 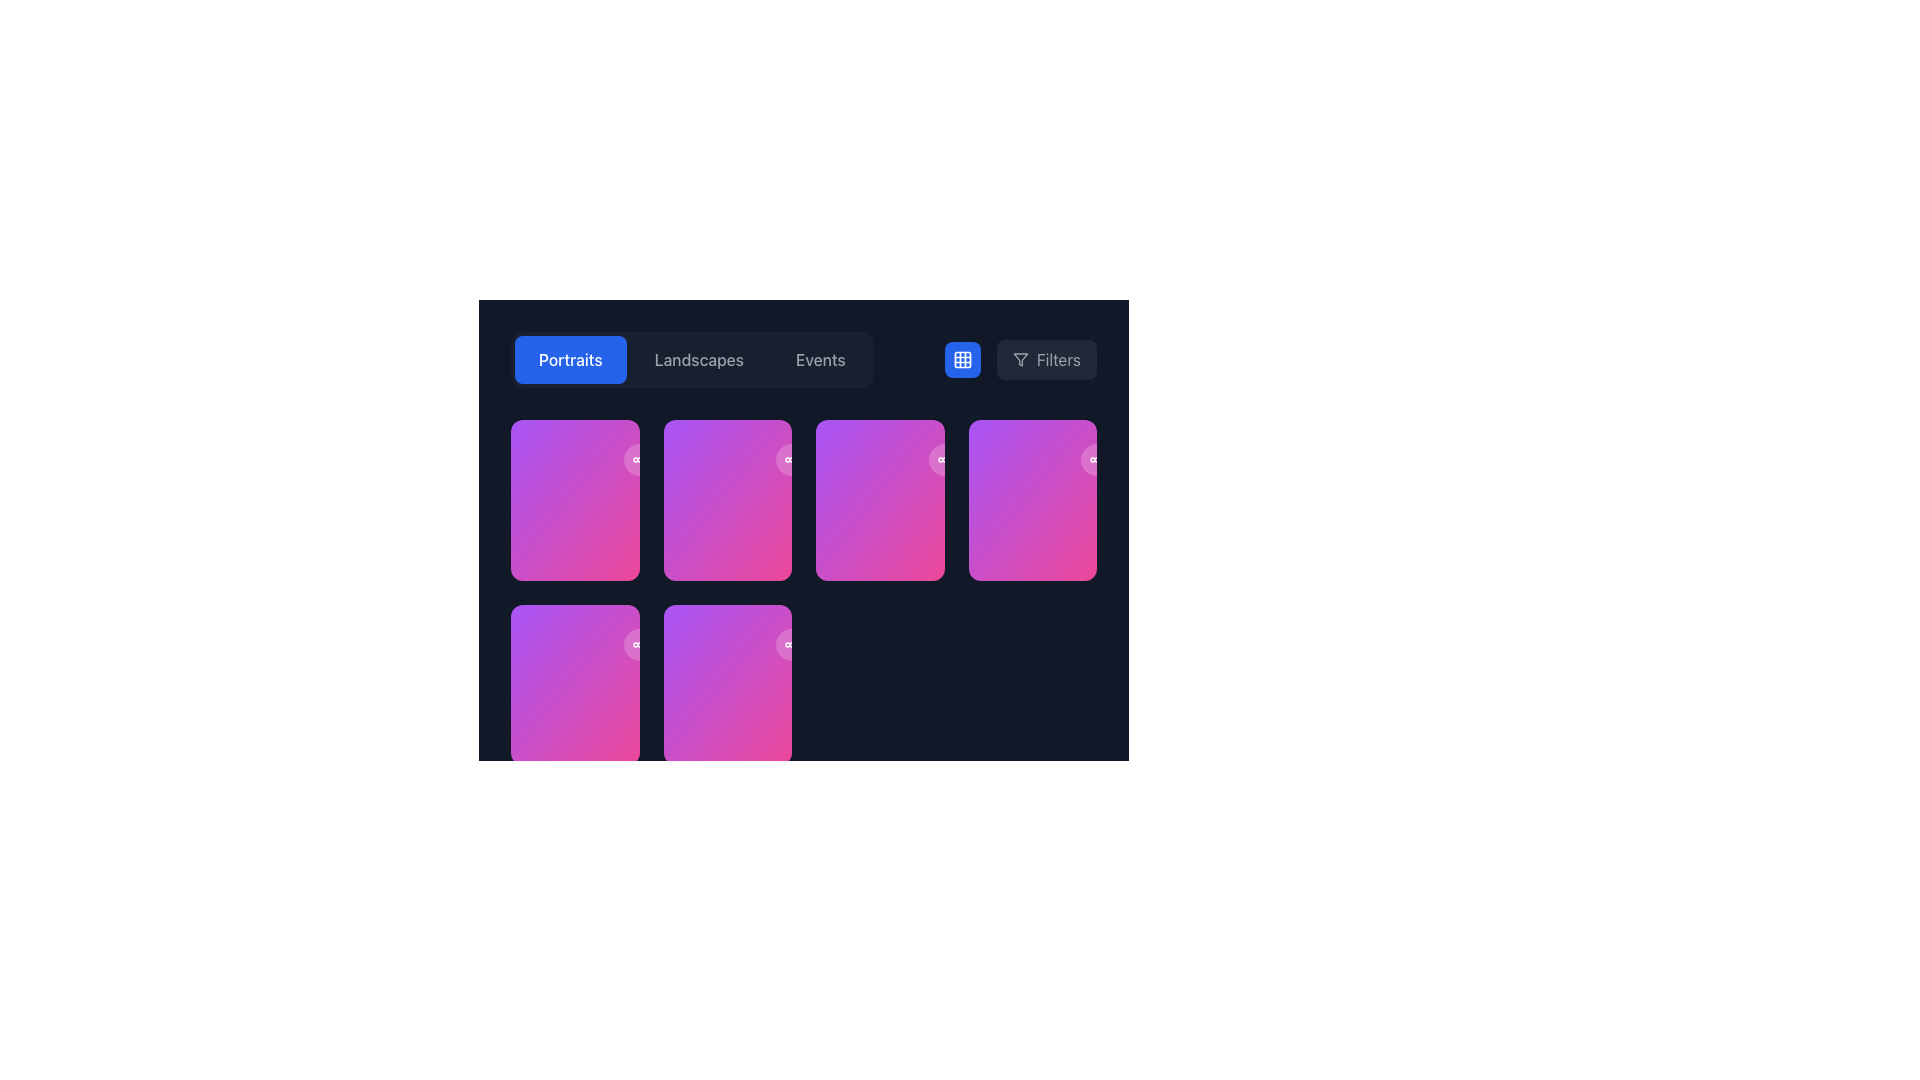 What do you see at coordinates (726, 689) in the screenshot?
I see `the Information display panel that summarizes engagement metrics for the card labeled 'Natural Light' and 'Studio', located at the bottommost section of the card` at bounding box center [726, 689].